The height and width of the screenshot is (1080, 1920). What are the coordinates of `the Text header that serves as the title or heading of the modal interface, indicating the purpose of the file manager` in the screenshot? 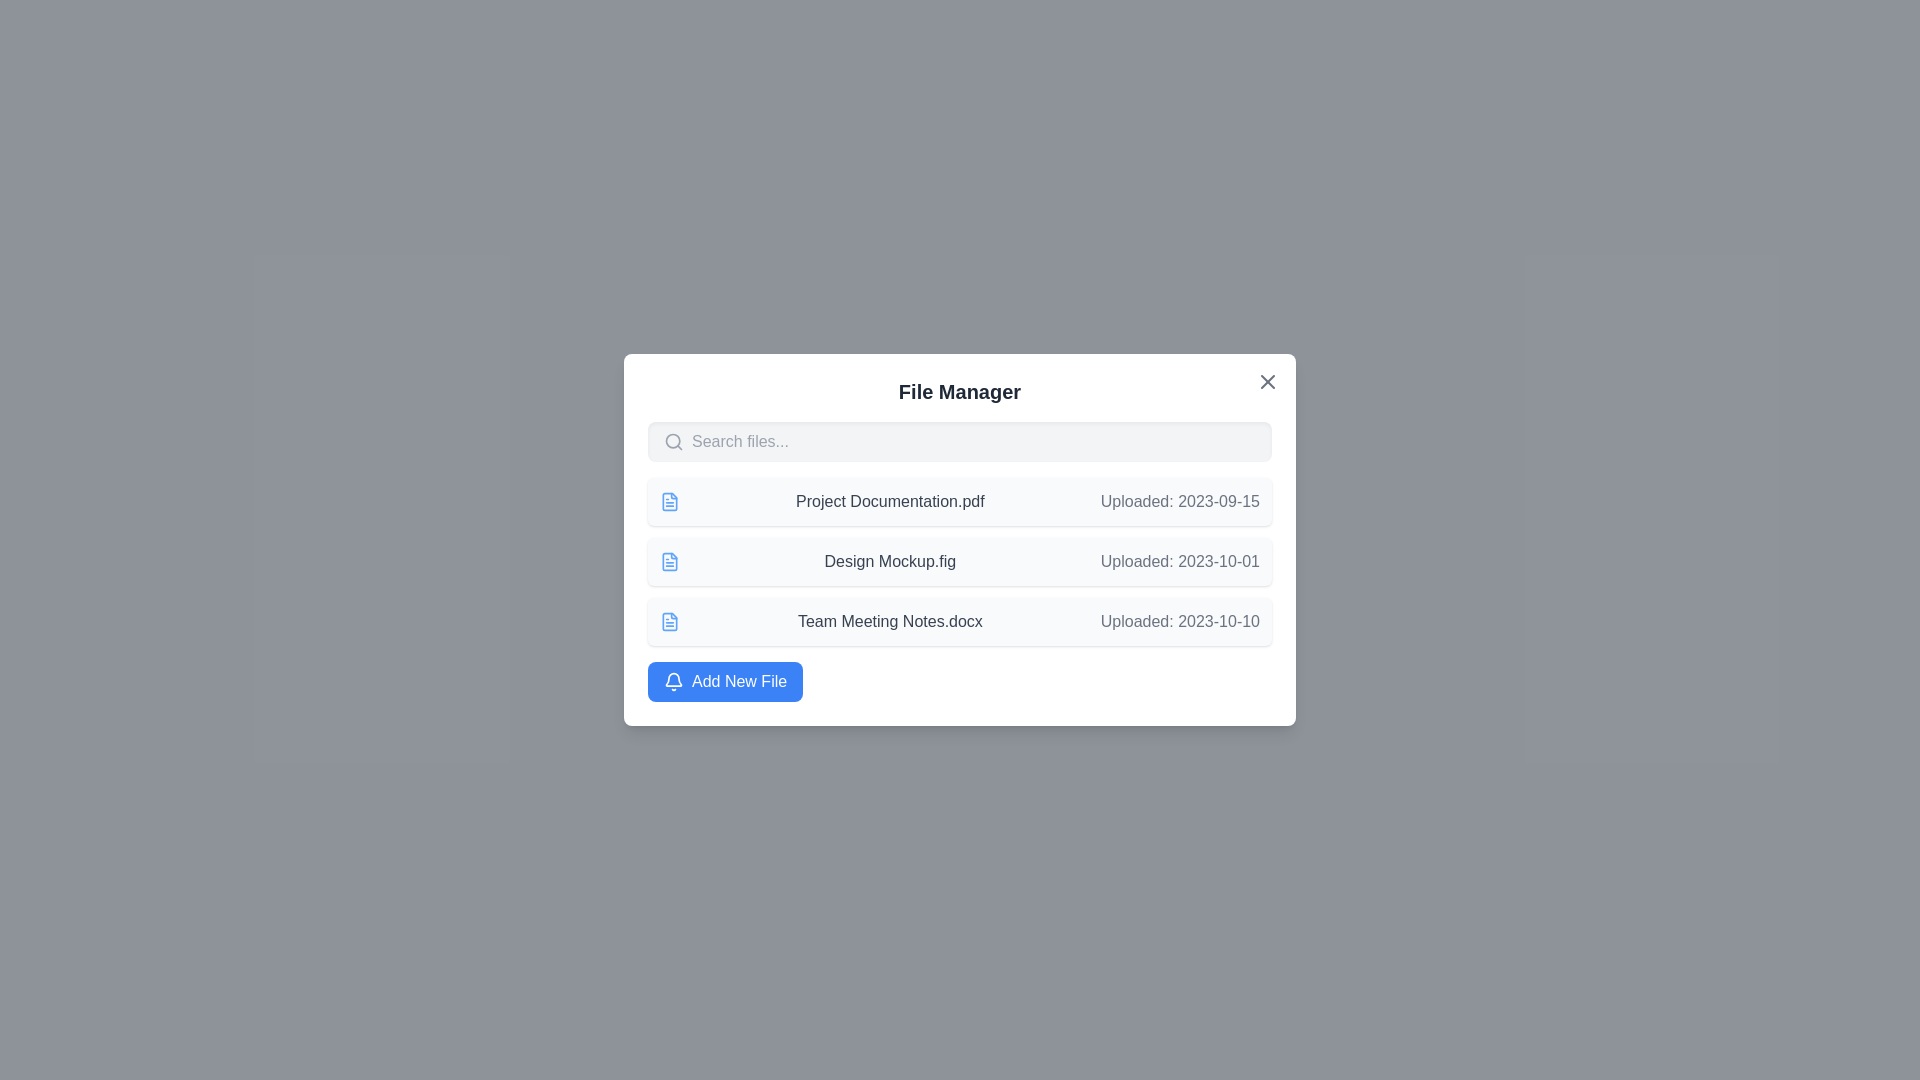 It's located at (960, 392).